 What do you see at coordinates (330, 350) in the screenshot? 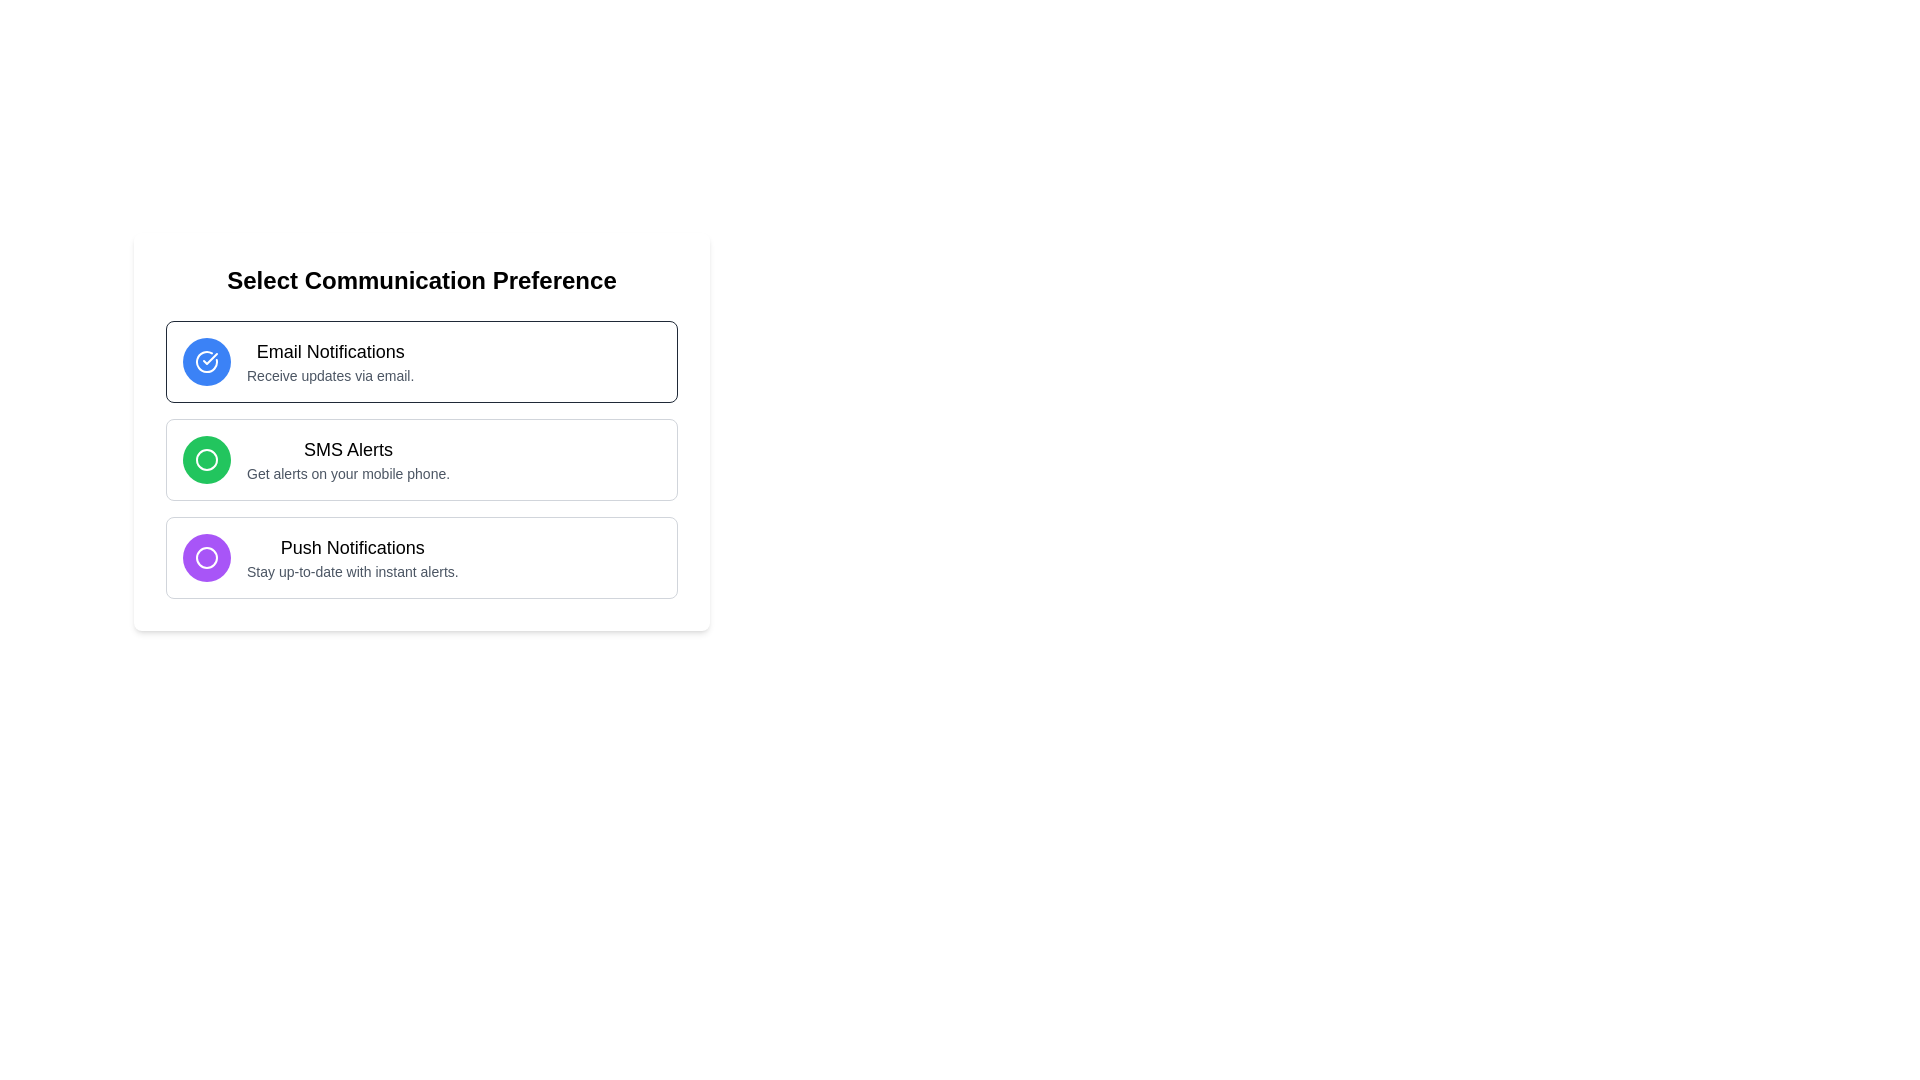
I see `the text label 'Email Notifications' which is styled as a title or heading, positioned above the description 'Receive updates via email' in the communication preferences list` at bounding box center [330, 350].